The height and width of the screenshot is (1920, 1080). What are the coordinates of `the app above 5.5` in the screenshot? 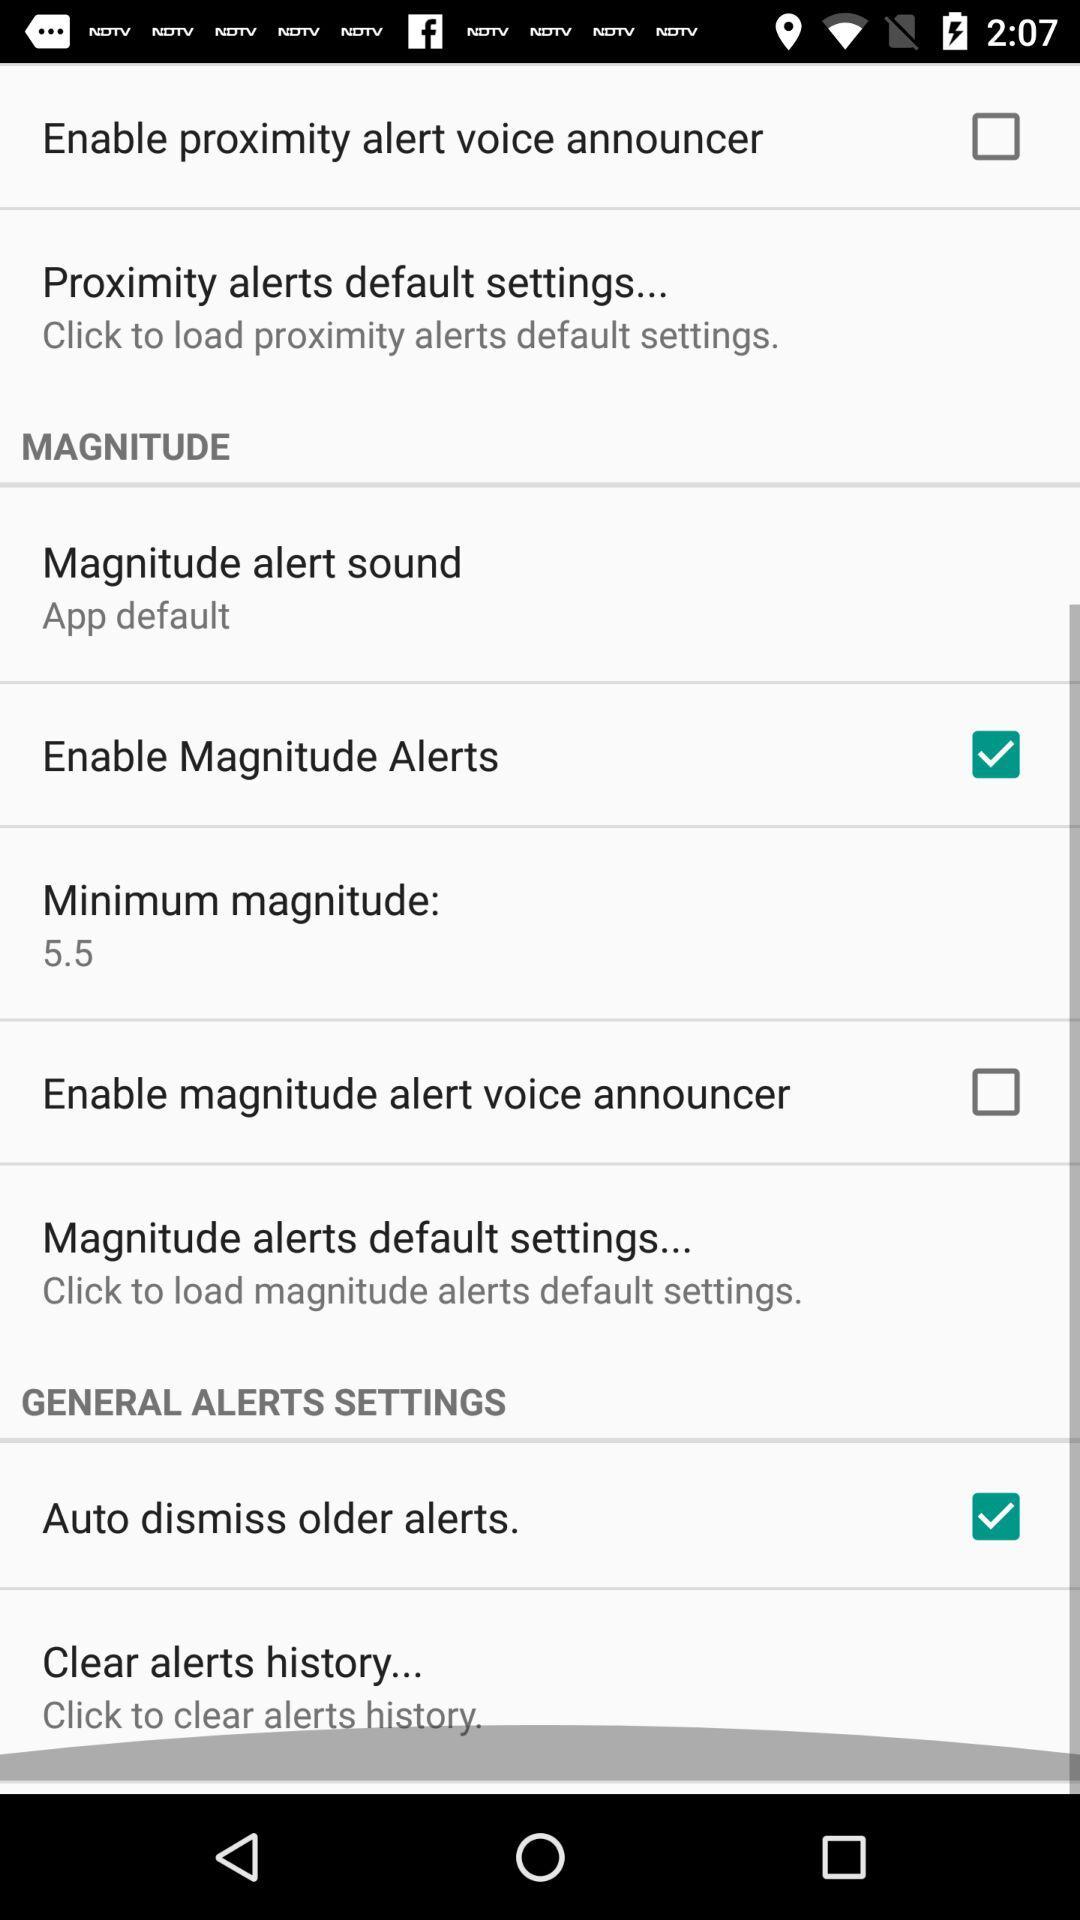 It's located at (240, 911).